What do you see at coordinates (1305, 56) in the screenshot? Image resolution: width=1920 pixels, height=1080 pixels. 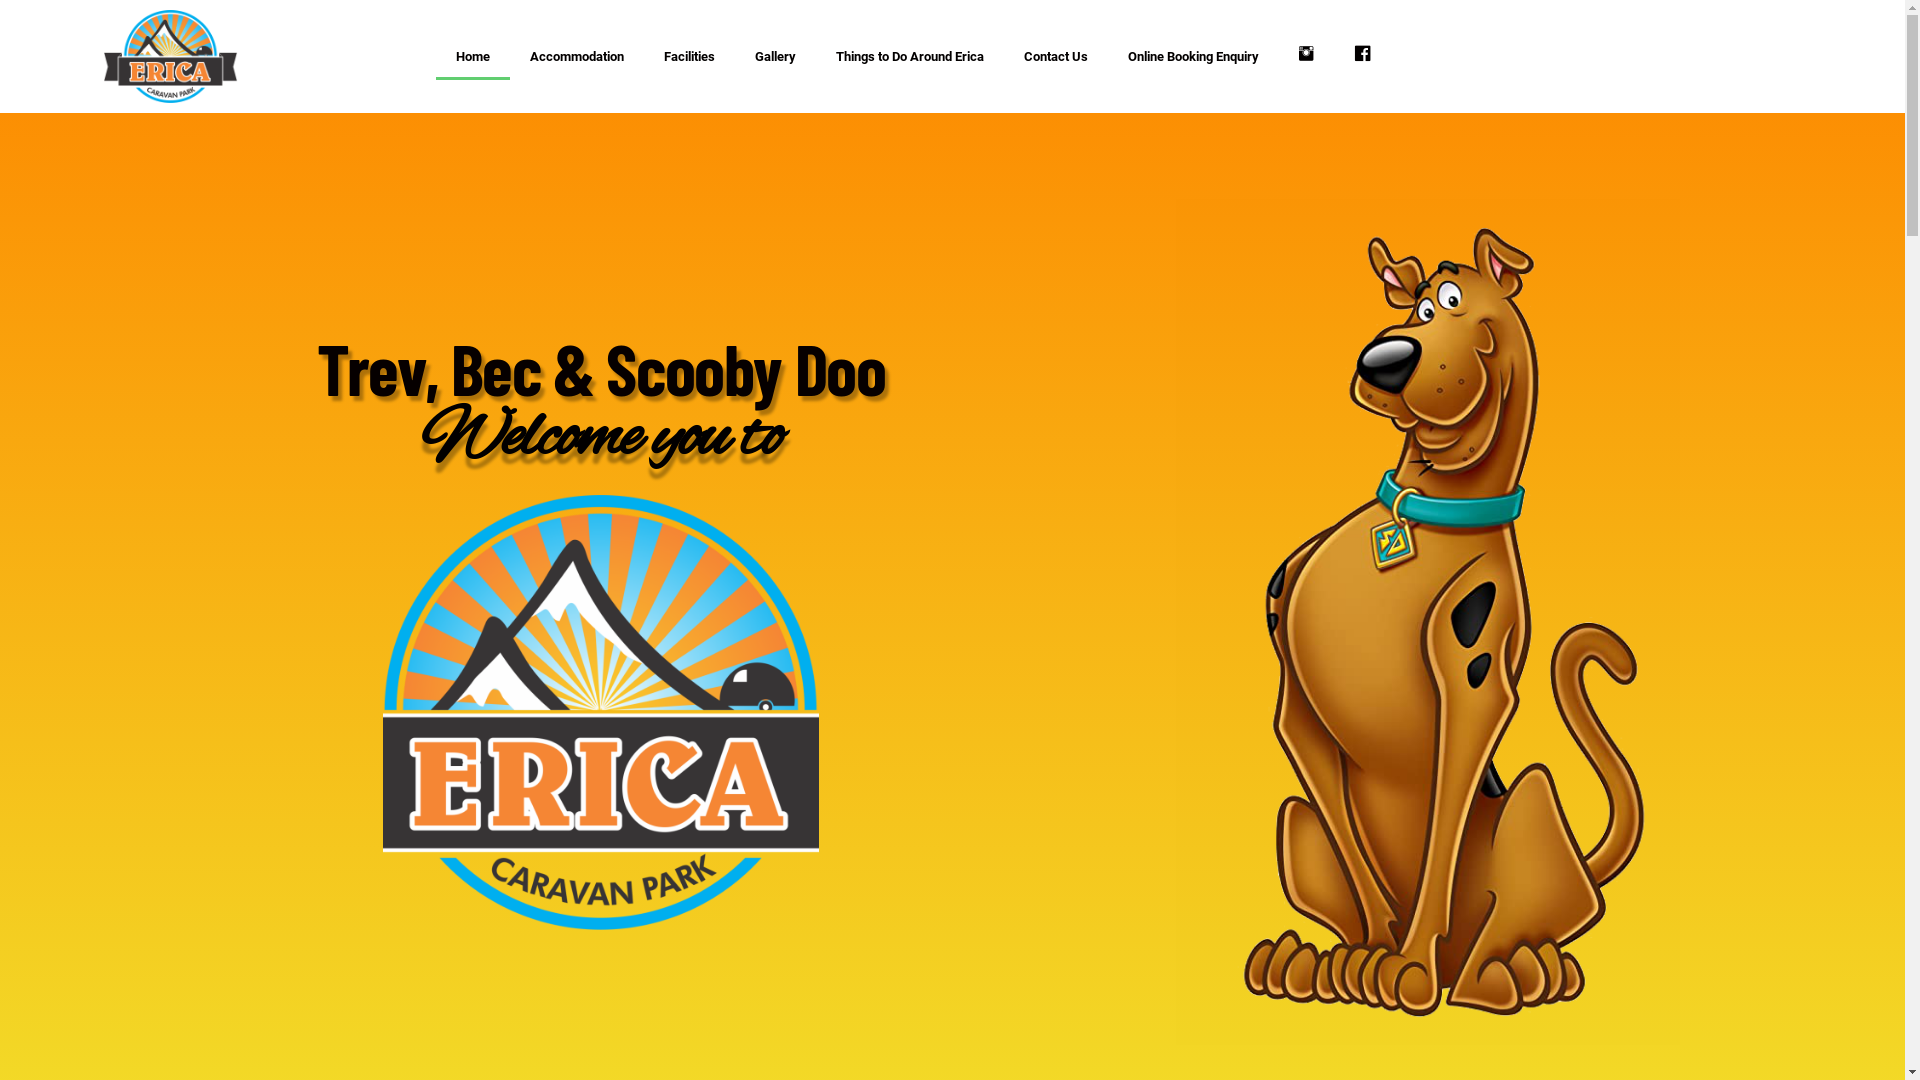 I see `'Instagram'` at bounding box center [1305, 56].